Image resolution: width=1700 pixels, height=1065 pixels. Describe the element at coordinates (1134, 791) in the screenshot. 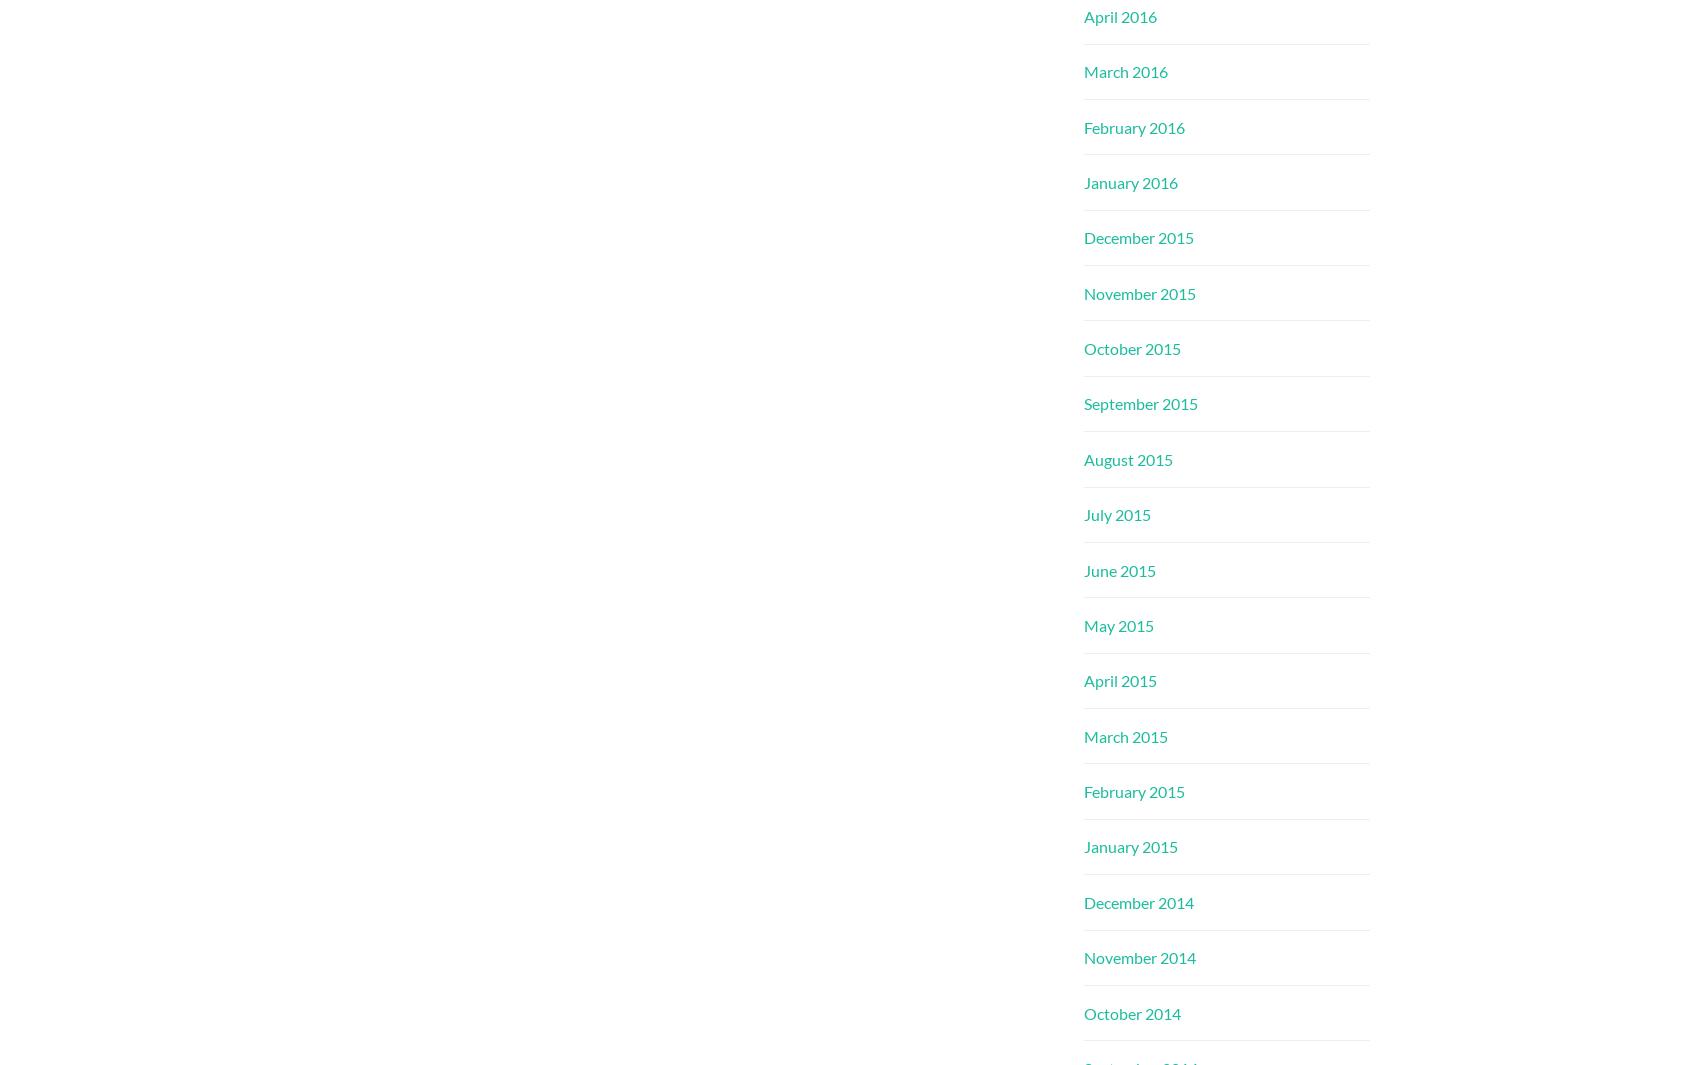

I see `'February 2015'` at that location.